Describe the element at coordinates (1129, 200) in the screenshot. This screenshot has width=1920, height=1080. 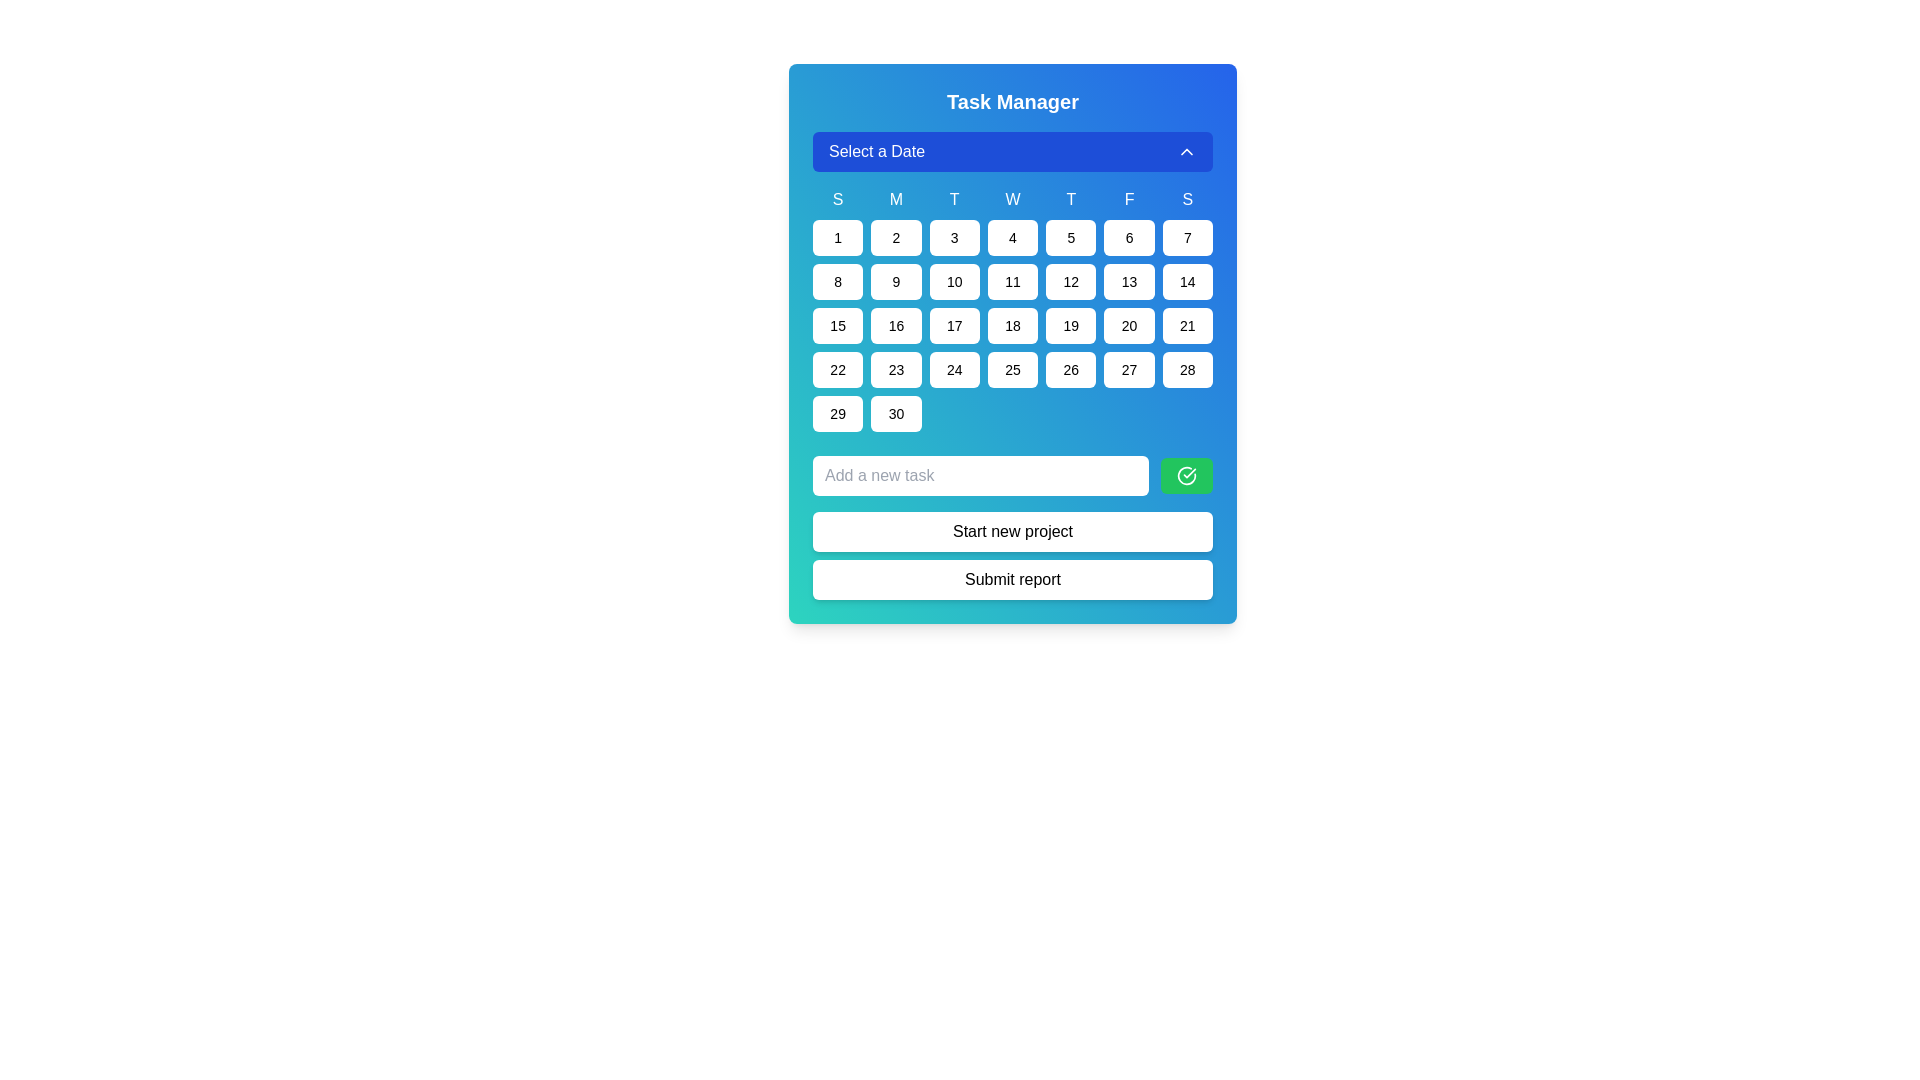
I see `the uppercase 'F' character displayed in white on a blue background, located in the calendar header of the task management interface, specifically as the sixth column under the weekly day abbreviations` at that location.